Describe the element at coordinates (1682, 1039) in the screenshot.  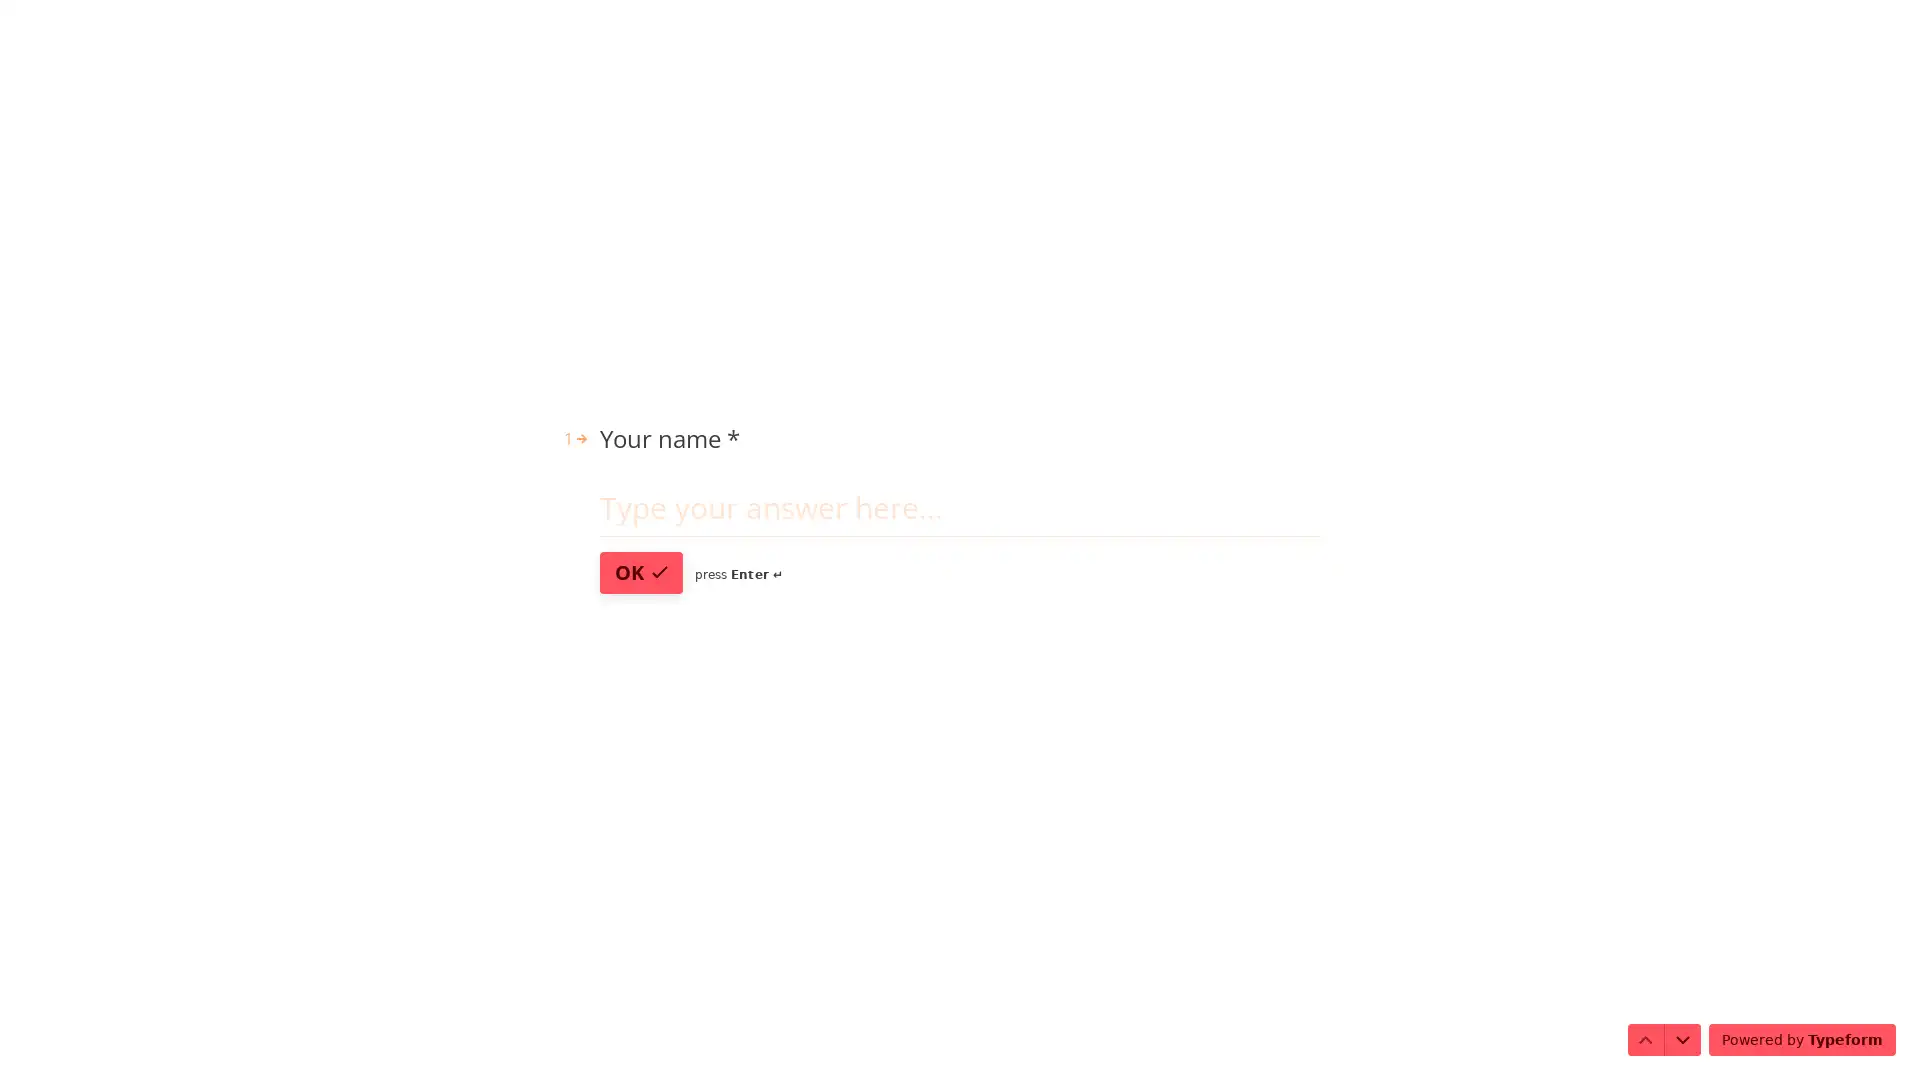
I see `Navigate to next question` at that location.